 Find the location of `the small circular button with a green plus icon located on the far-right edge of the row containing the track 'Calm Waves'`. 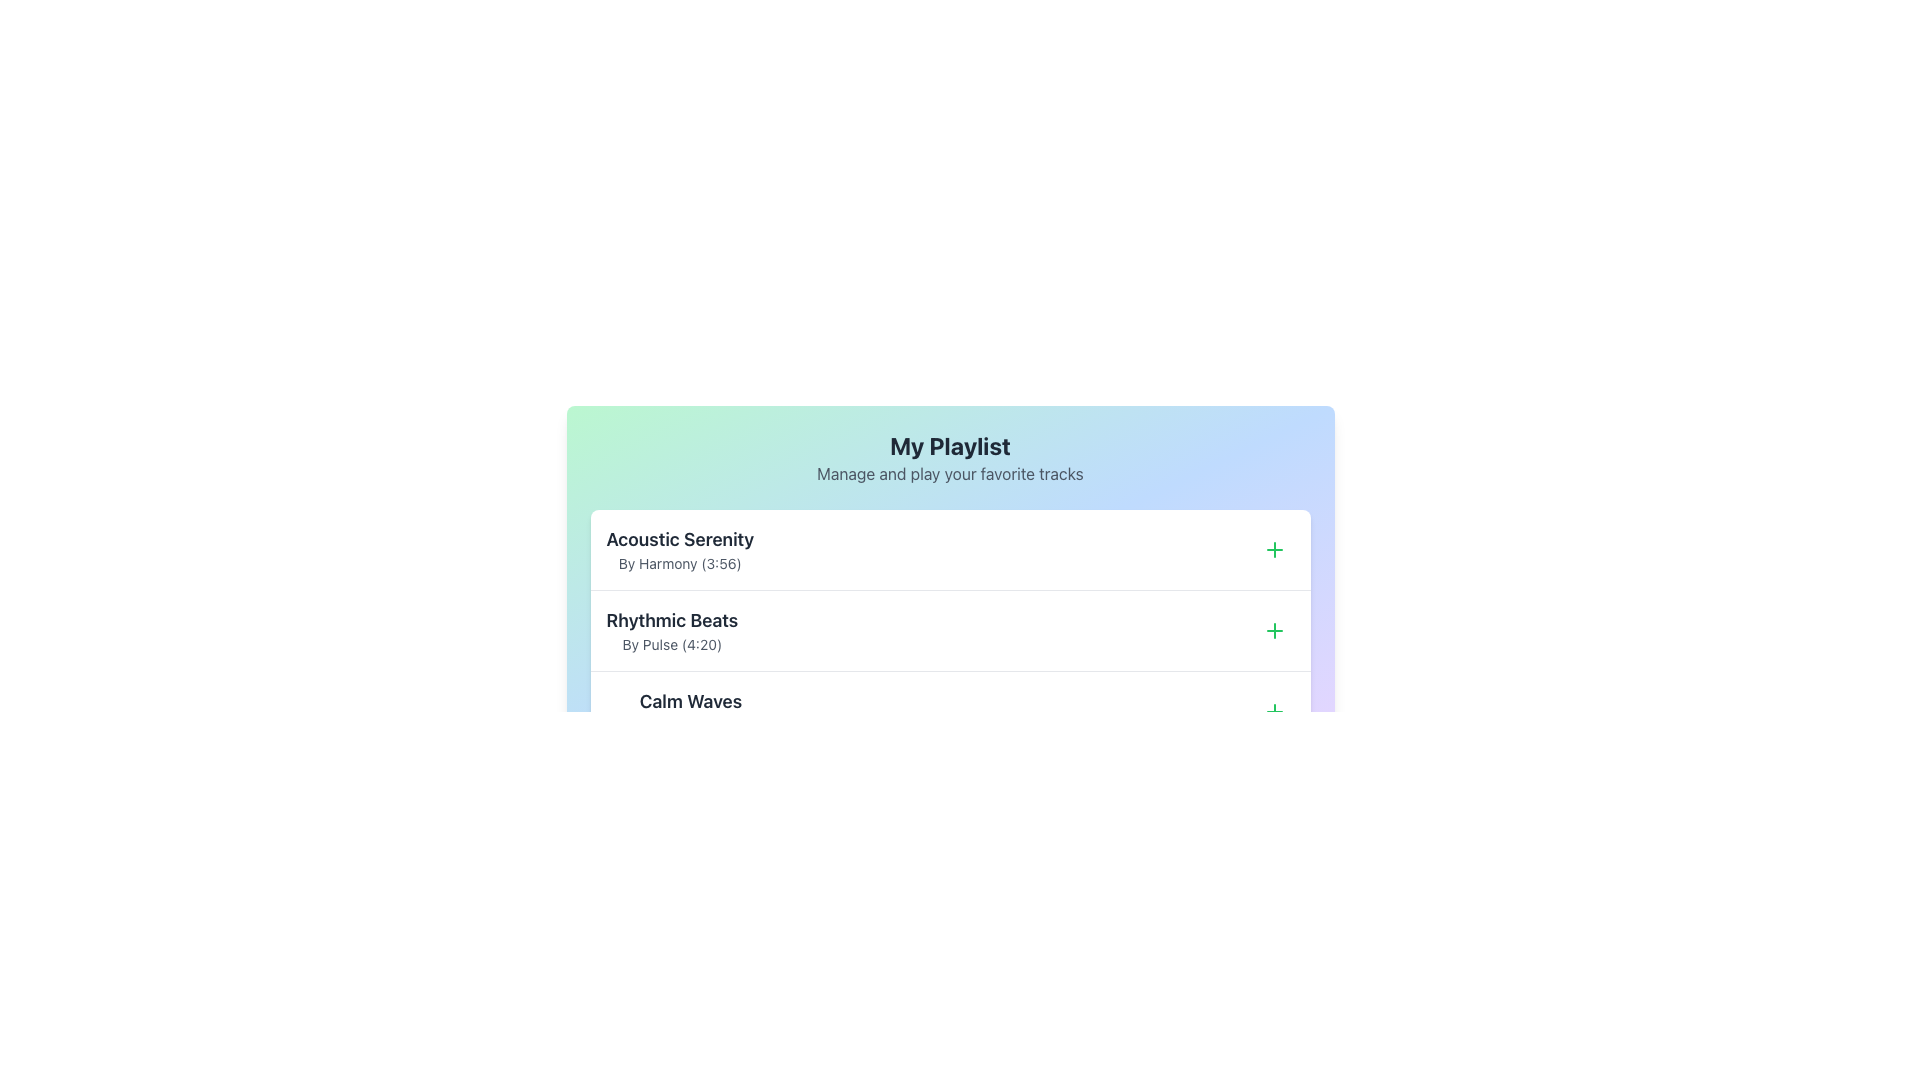

the small circular button with a green plus icon located on the far-right edge of the row containing the track 'Calm Waves' is located at coordinates (1273, 711).